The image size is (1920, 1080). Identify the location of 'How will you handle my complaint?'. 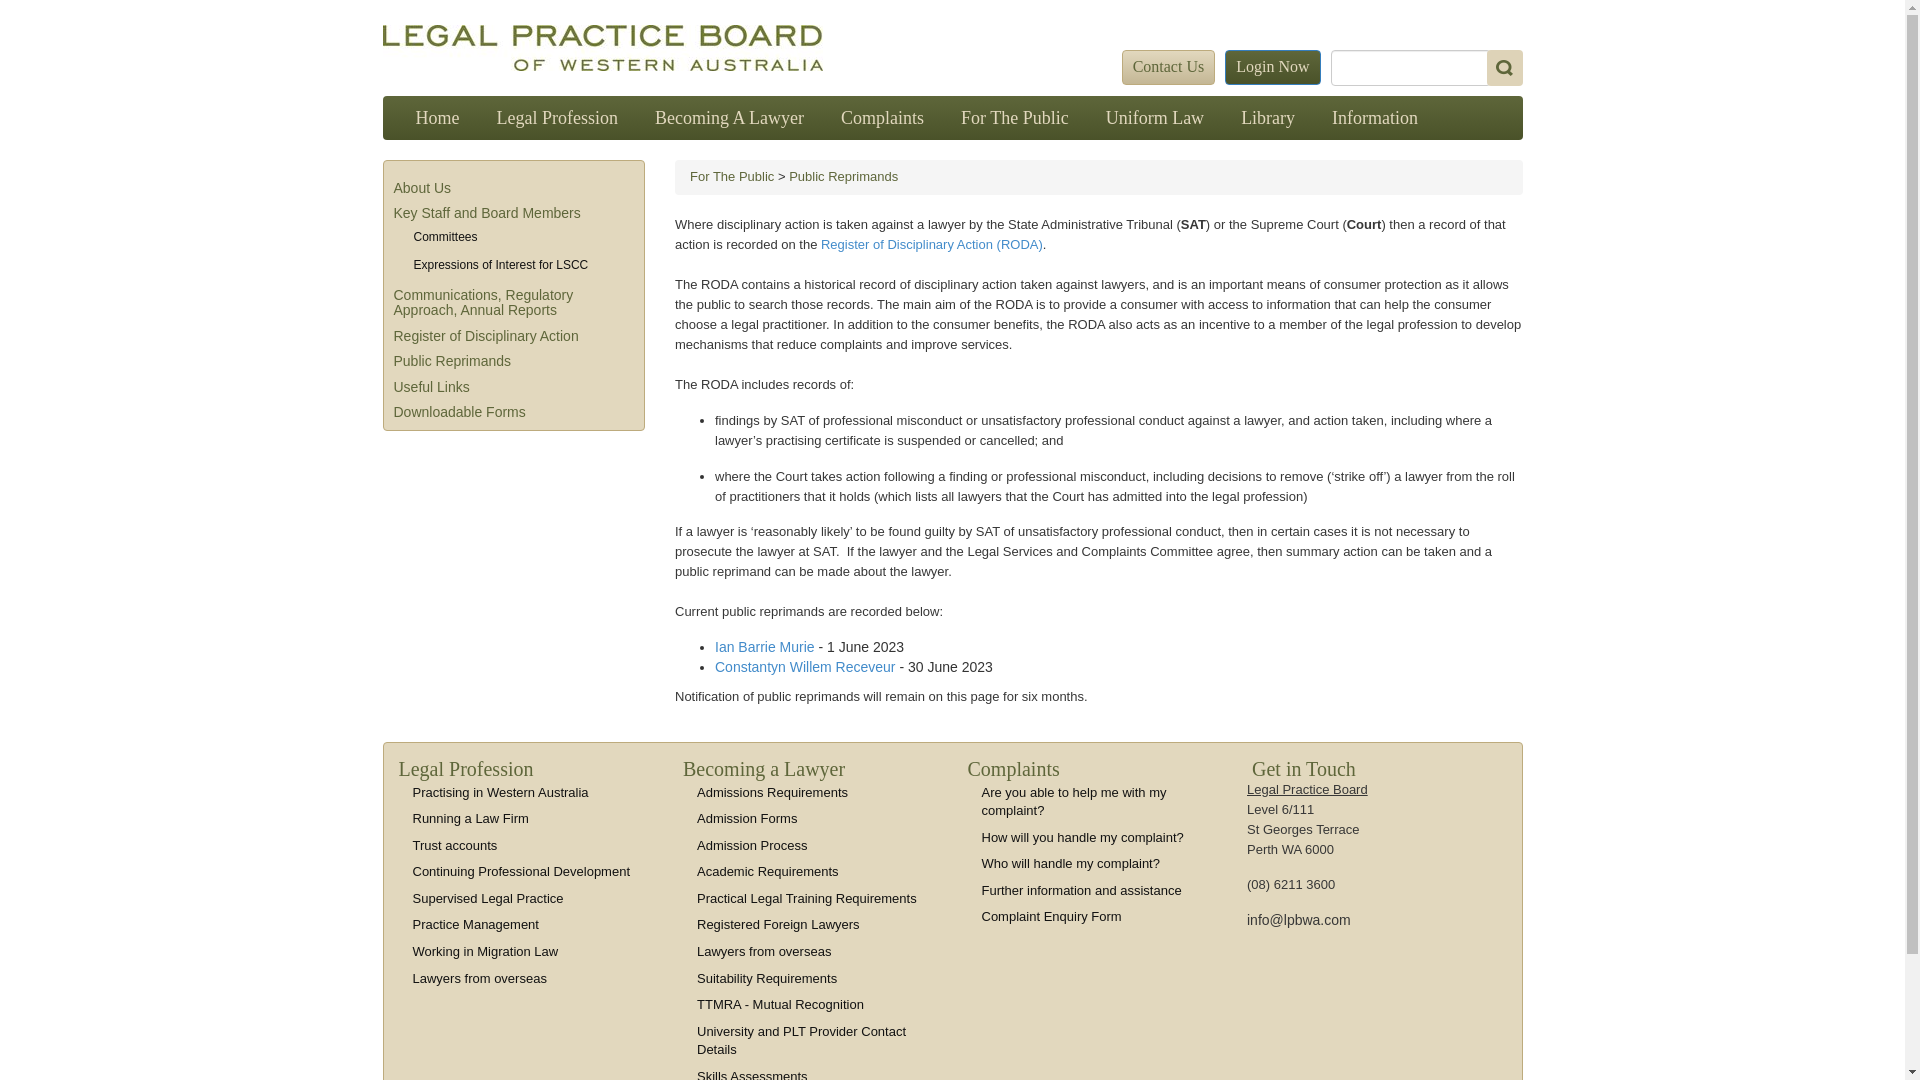
(1082, 837).